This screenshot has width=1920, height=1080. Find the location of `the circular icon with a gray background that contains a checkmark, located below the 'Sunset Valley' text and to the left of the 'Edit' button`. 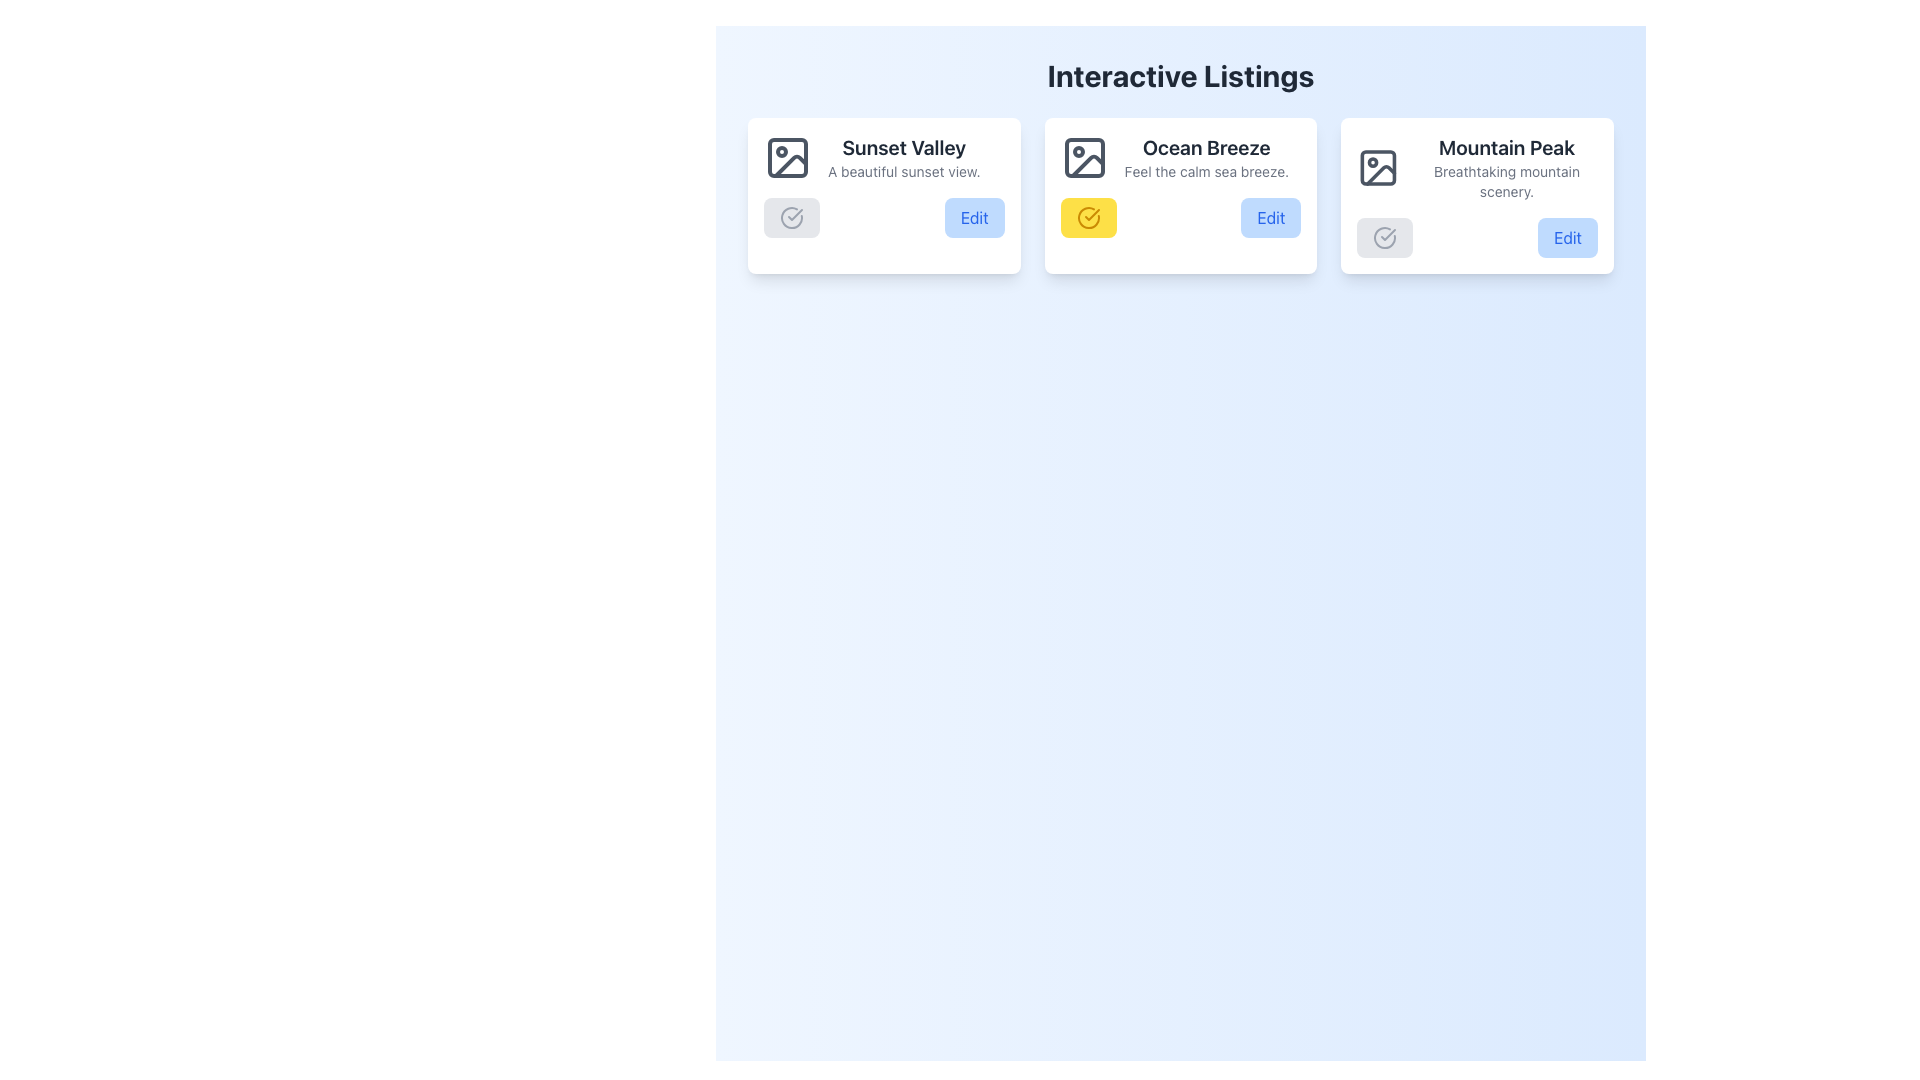

the circular icon with a gray background that contains a checkmark, located below the 'Sunset Valley' text and to the left of the 'Edit' button is located at coordinates (791, 218).